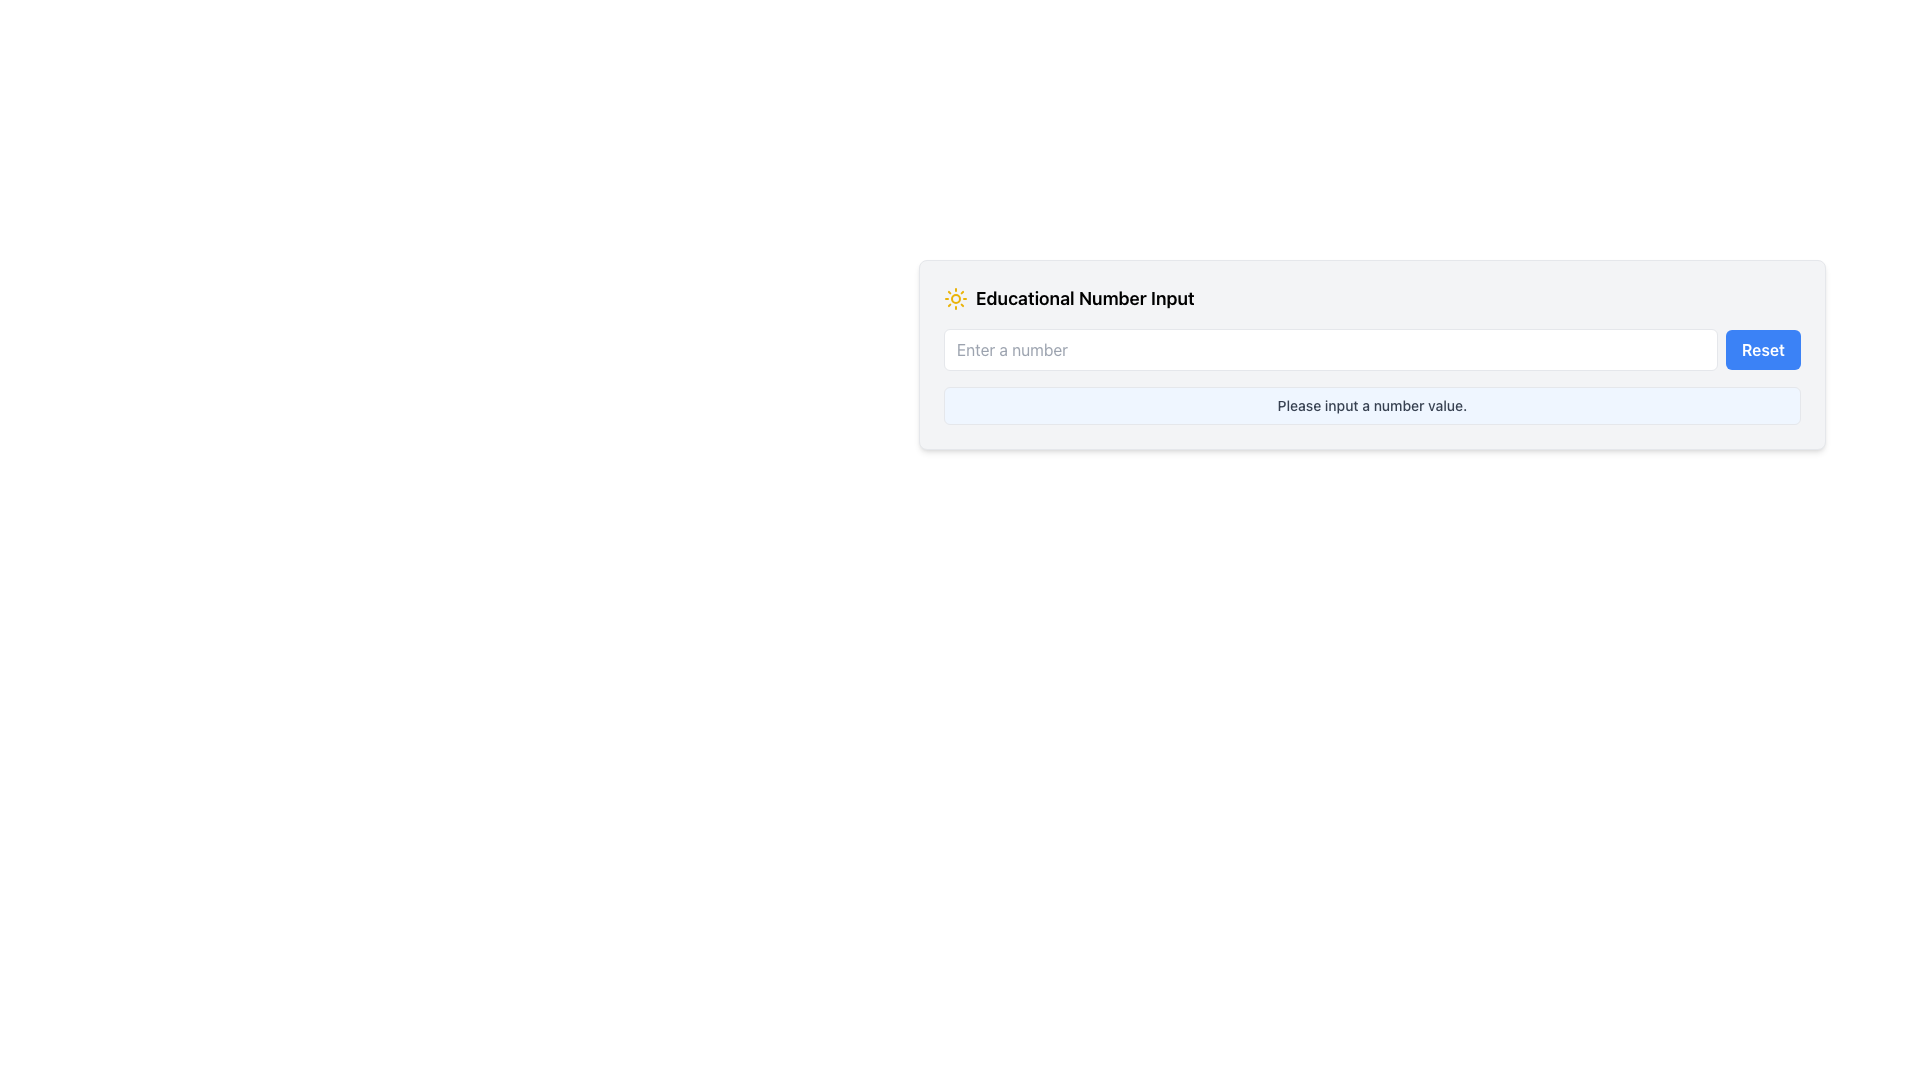 The width and height of the screenshot is (1920, 1080). What do you see at coordinates (1371, 405) in the screenshot?
I see `the Text label that provides guidance for the 'Educational Number Input' field, located within a blue-bordered rounded rectangle` at bounding box center [1371, 405].